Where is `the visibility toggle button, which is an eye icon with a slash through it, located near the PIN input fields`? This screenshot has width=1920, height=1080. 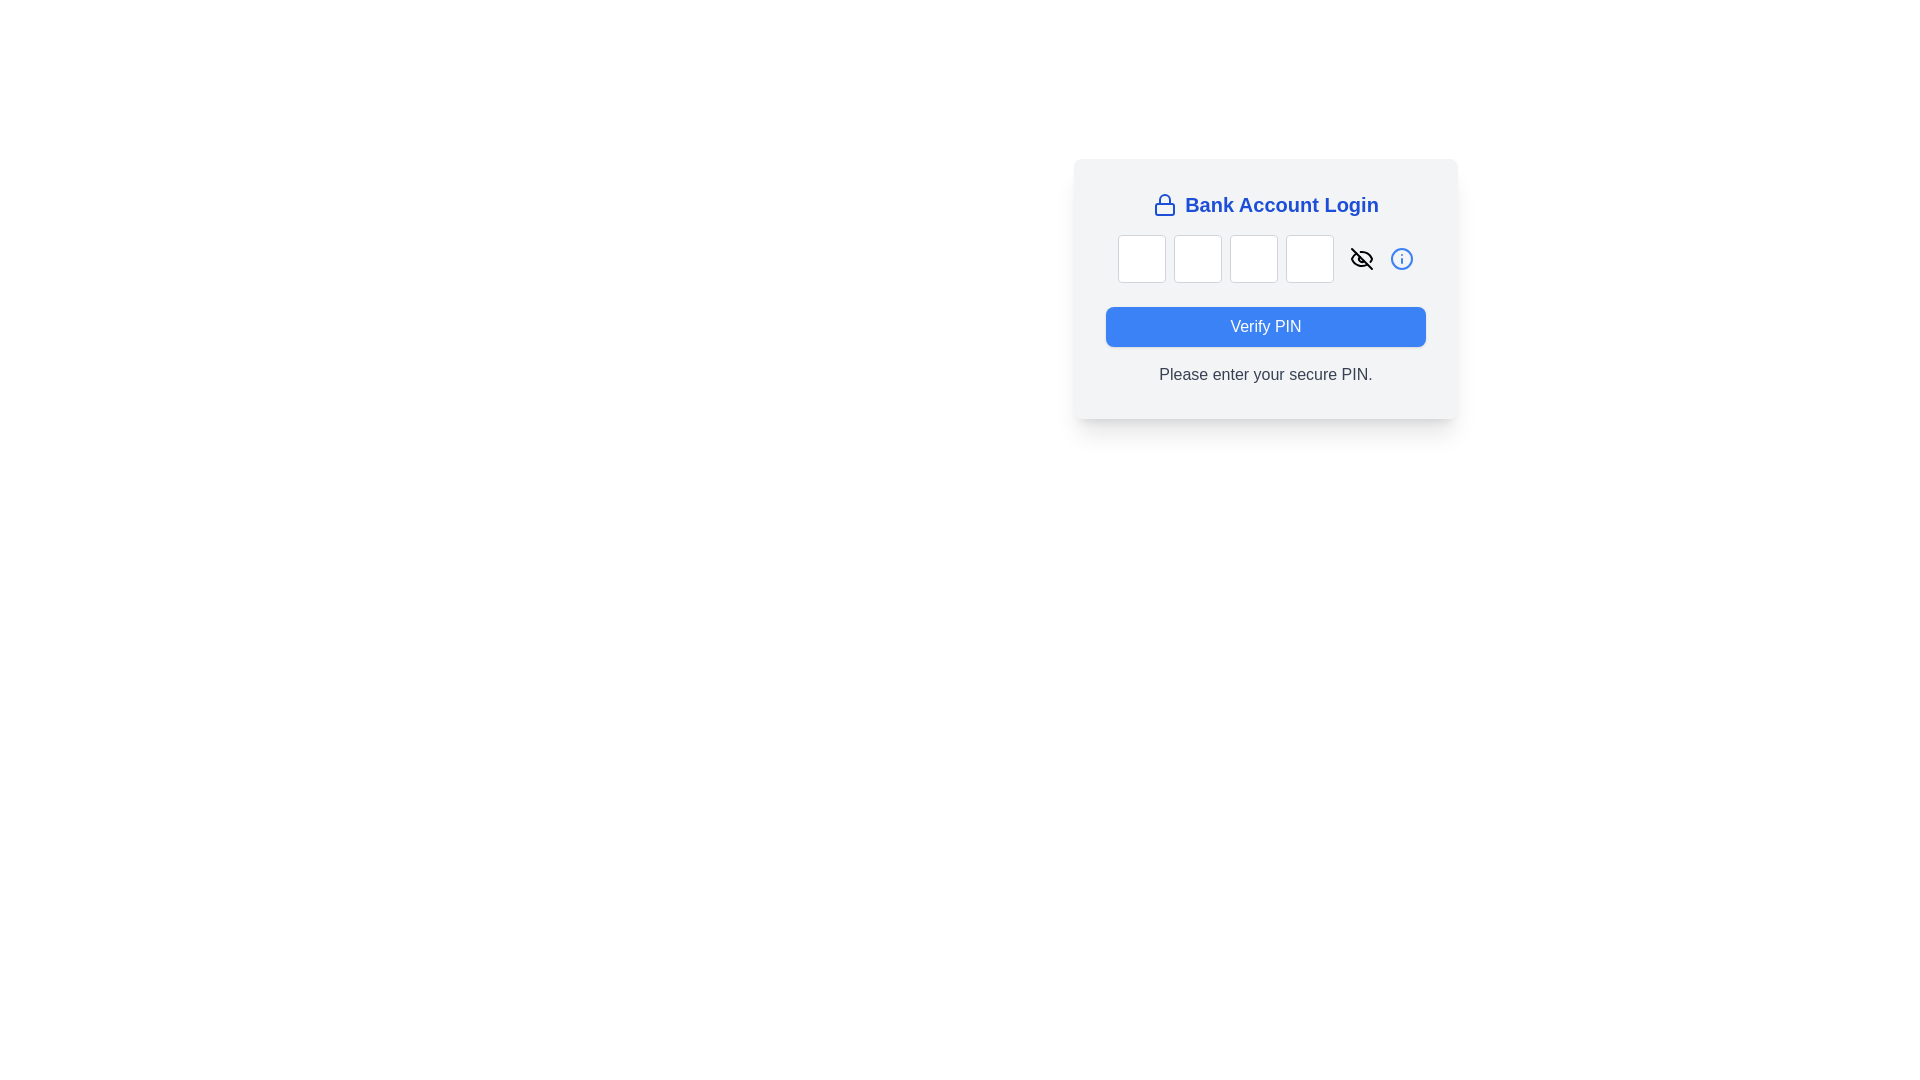
the visibility toggle button, which is an eye icon with a slash through it, located near the PIN input fields is located at coordinates (1361, 257).